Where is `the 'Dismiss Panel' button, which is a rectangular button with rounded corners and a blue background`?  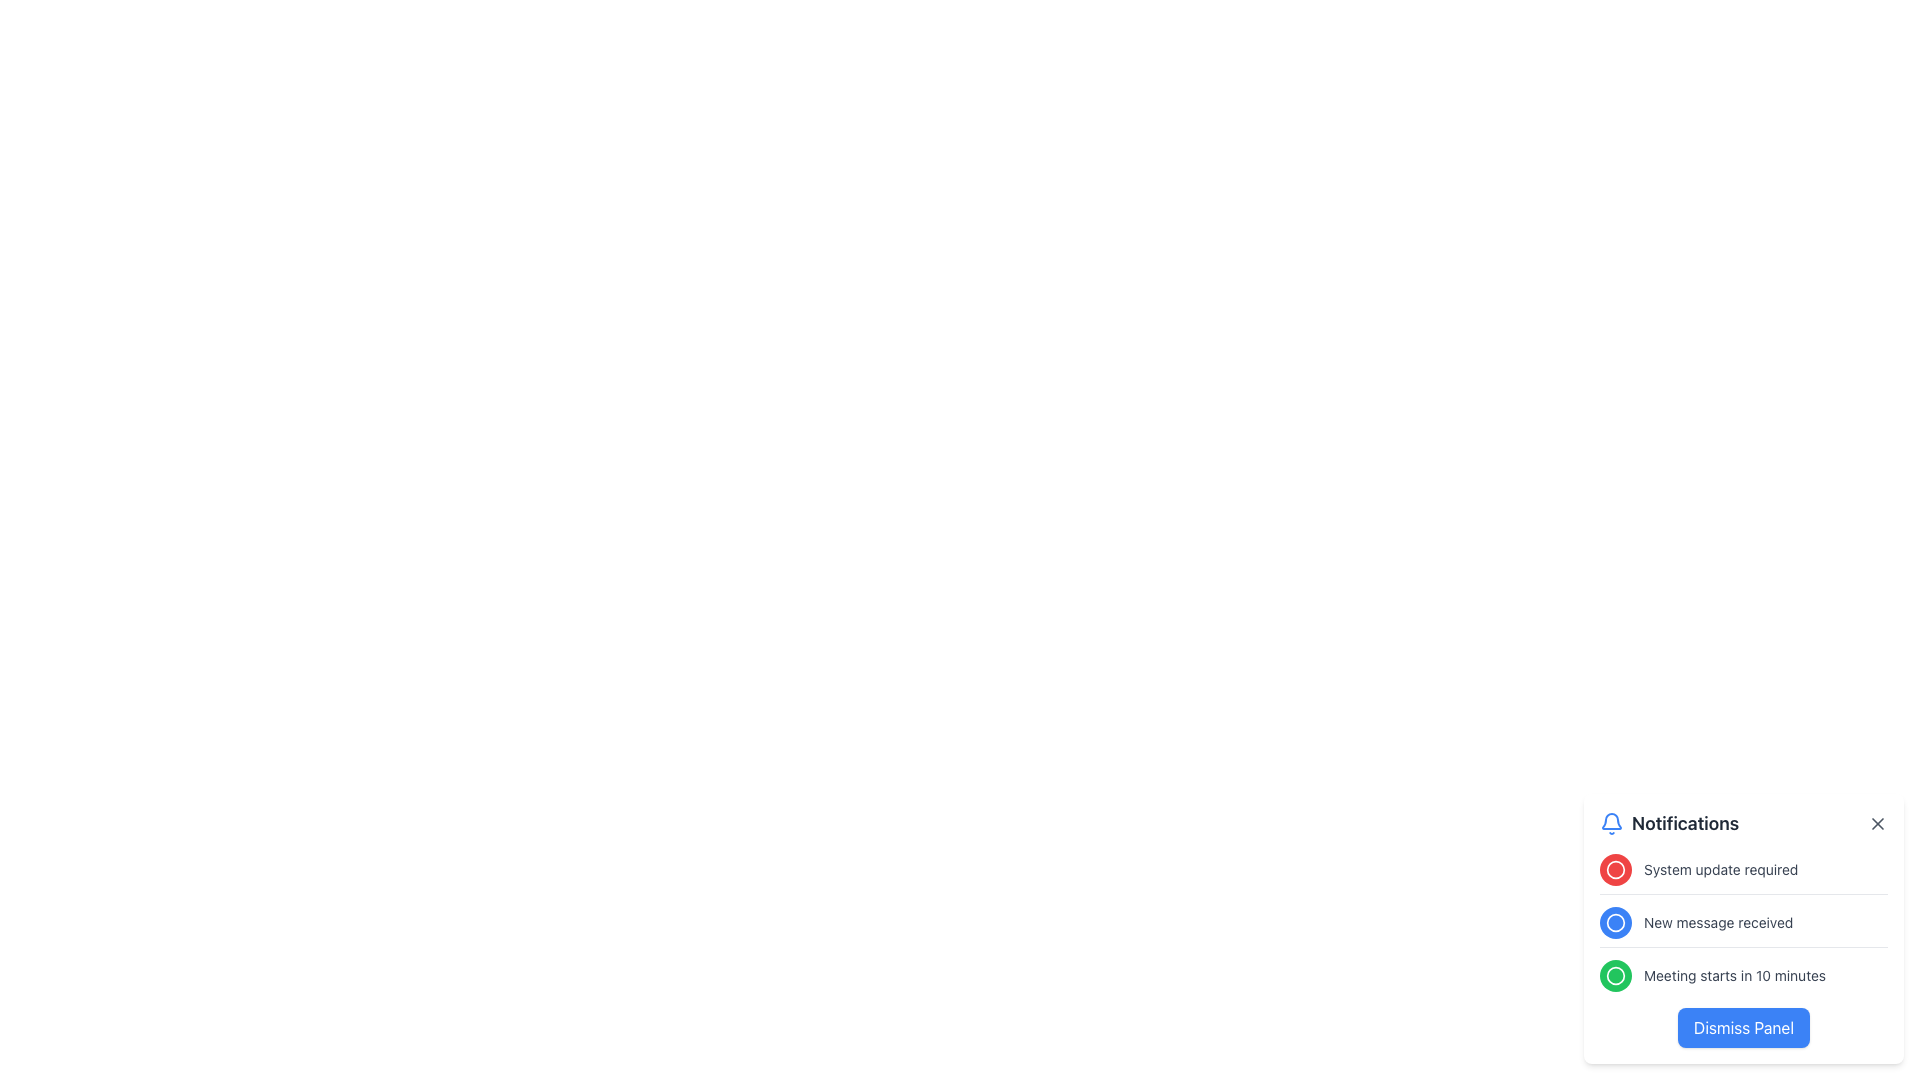
the 'Dismiss Panel' button, which is a rectangular button with rounded corners and a blue background is located at coordinates (1742, 1028).